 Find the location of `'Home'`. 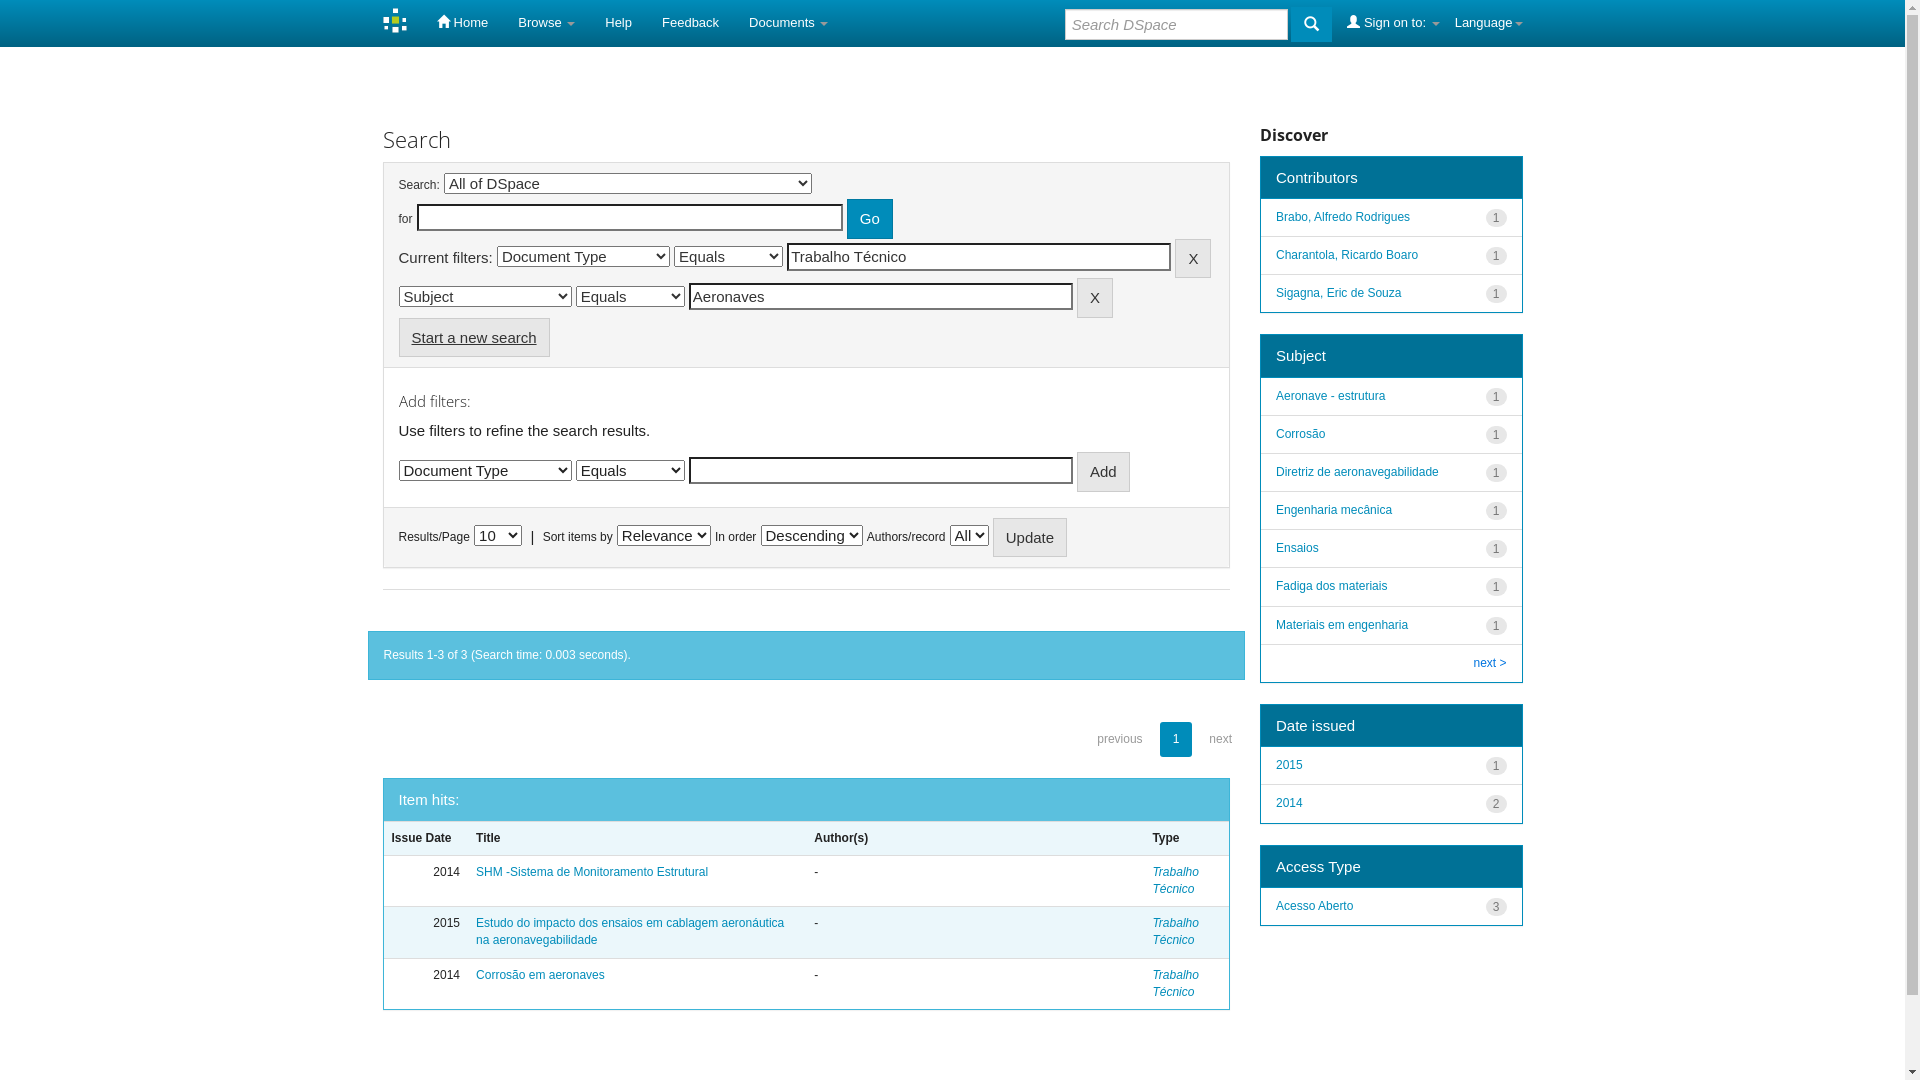

'Home' is located at coordinates (461, 22).